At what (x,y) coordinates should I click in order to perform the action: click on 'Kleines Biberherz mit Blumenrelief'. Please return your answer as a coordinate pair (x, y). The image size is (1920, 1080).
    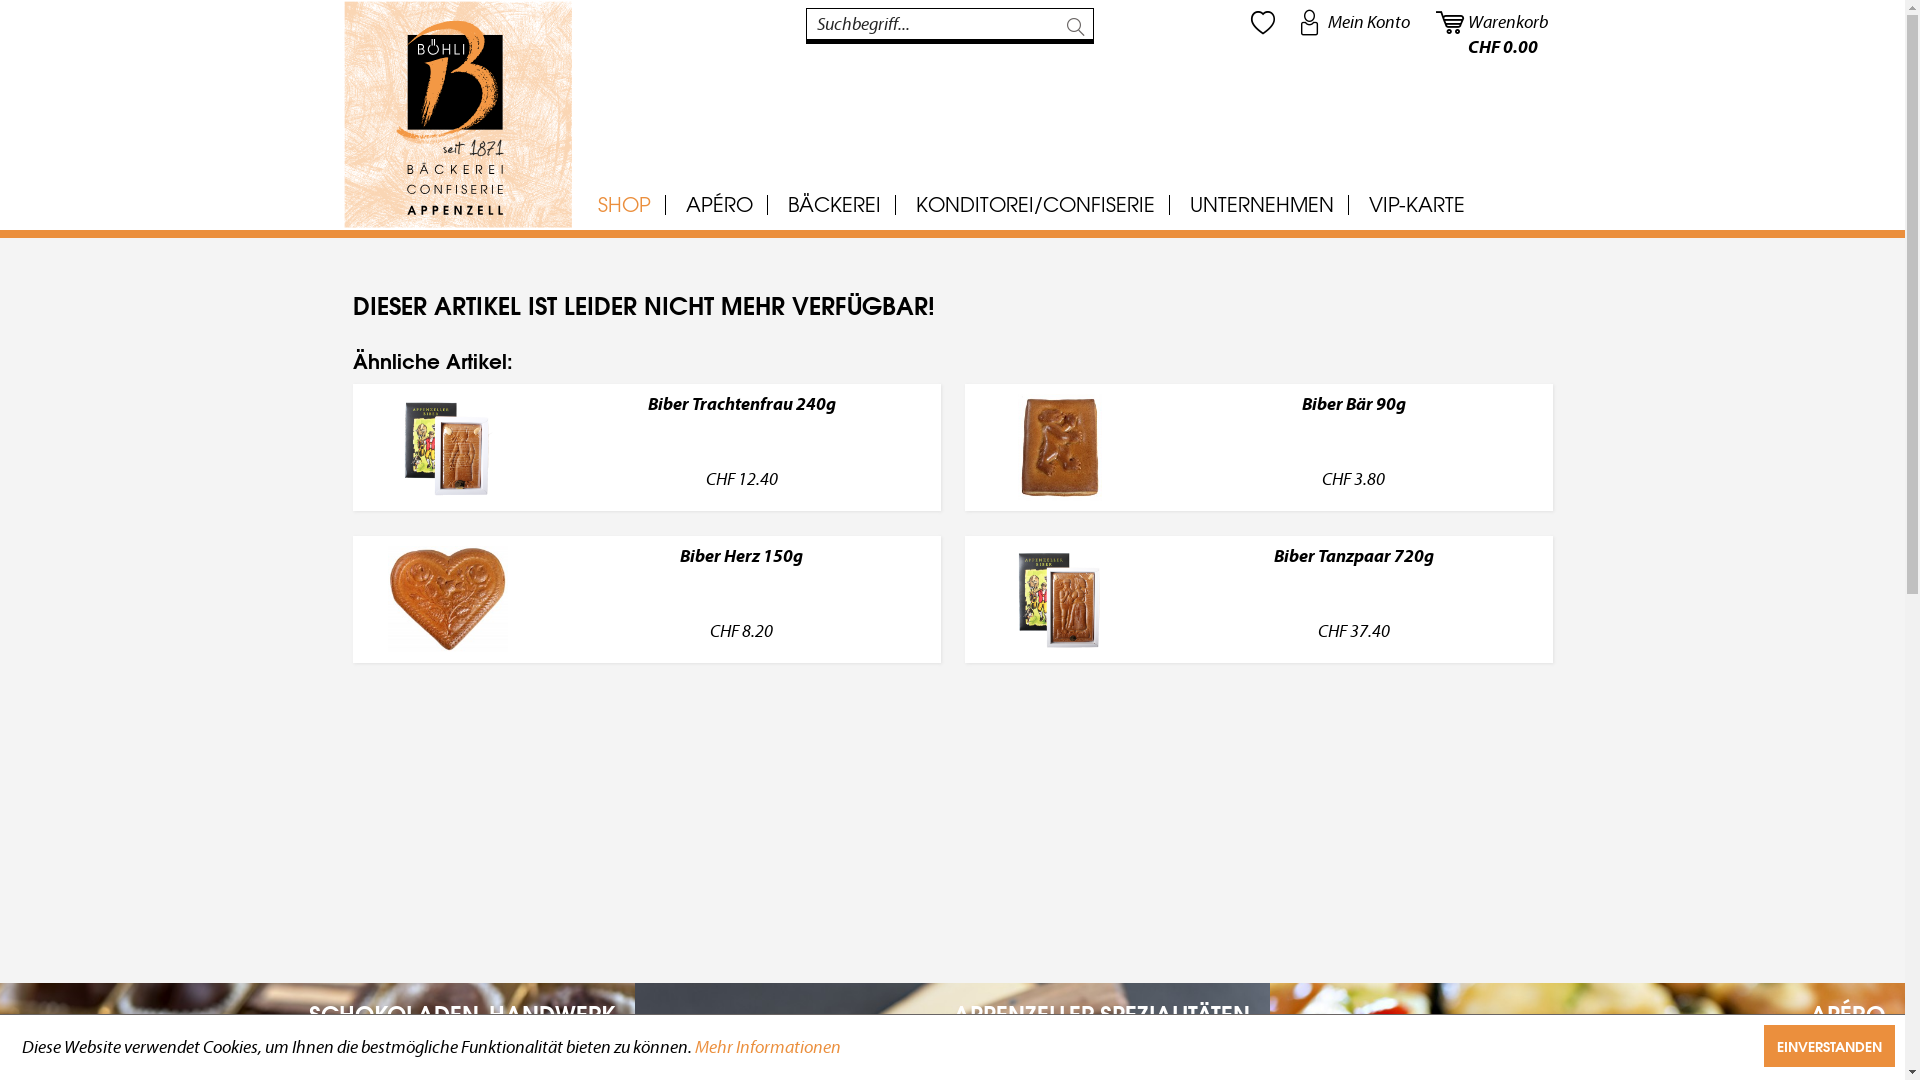
    Looking at the image, I should click on (446, 598).